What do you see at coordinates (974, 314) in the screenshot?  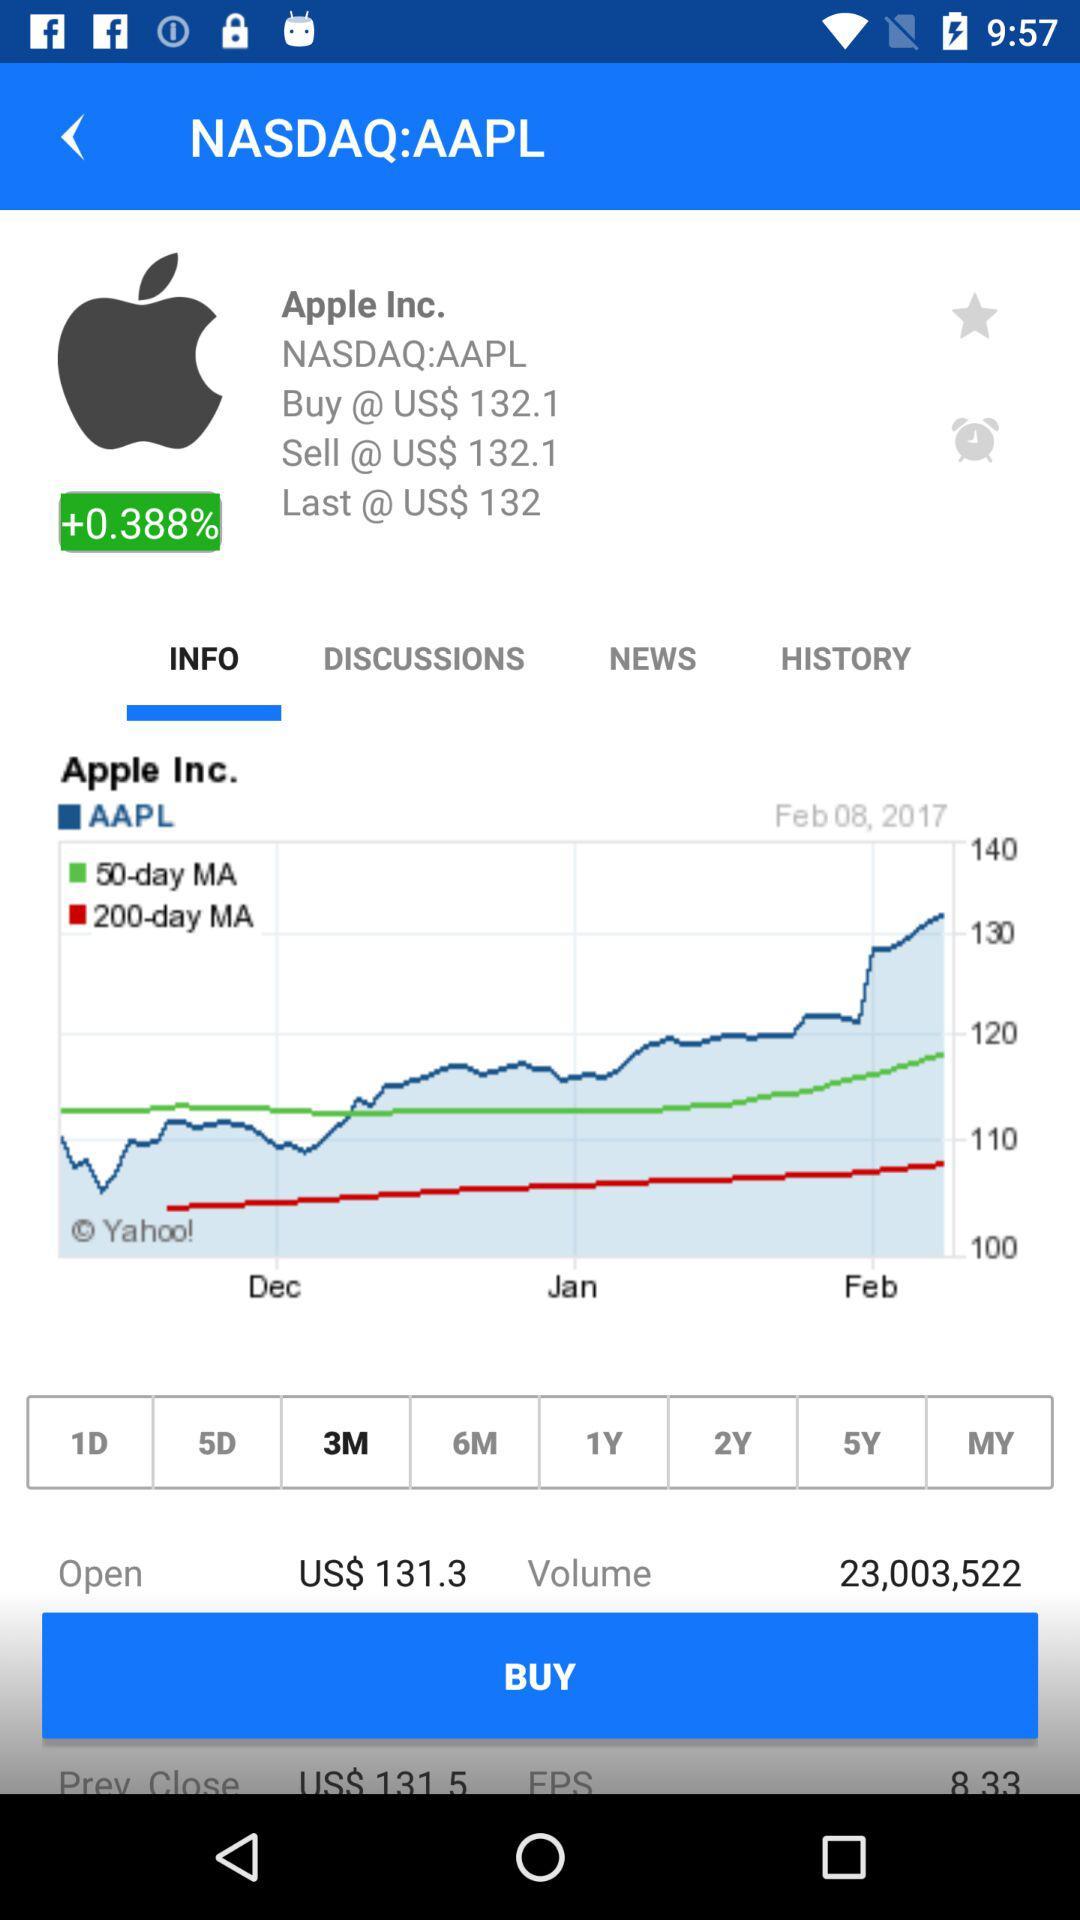 I see `the icon to the right of apple inc. icon` at bounding box center [974, 314].